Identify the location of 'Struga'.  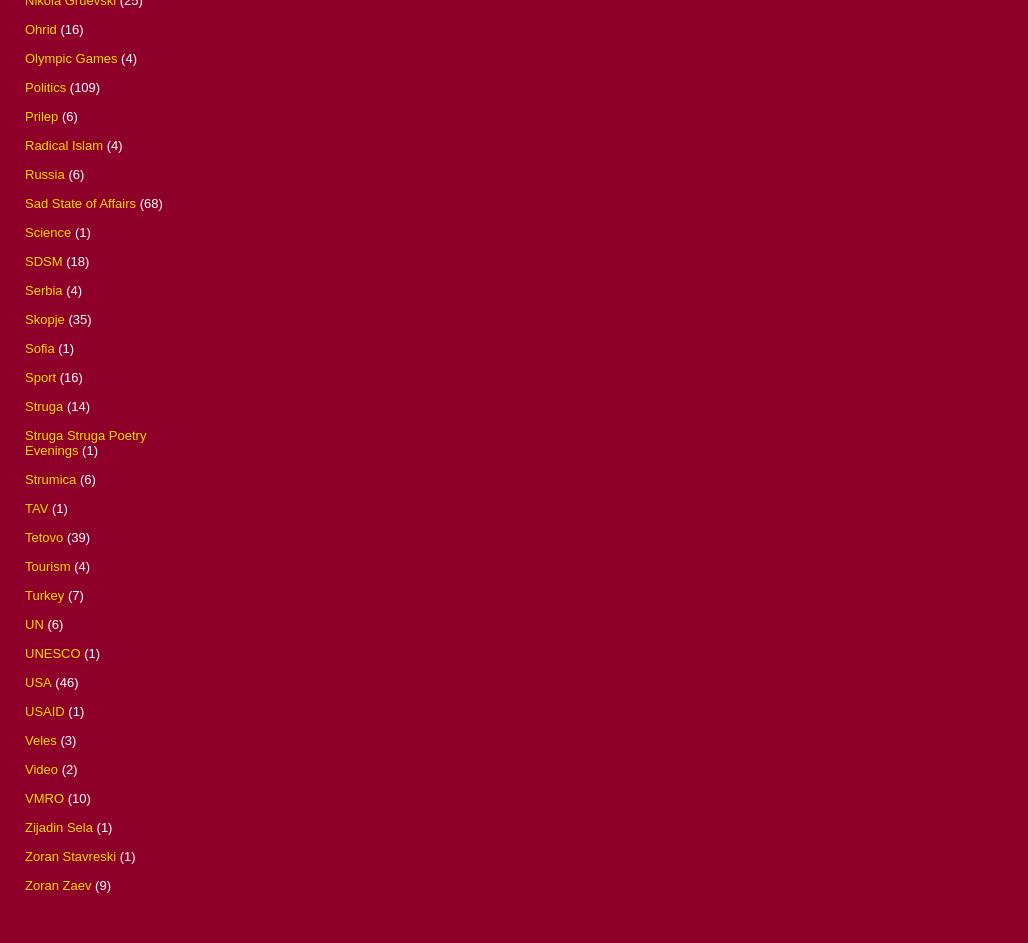
(24, 404).